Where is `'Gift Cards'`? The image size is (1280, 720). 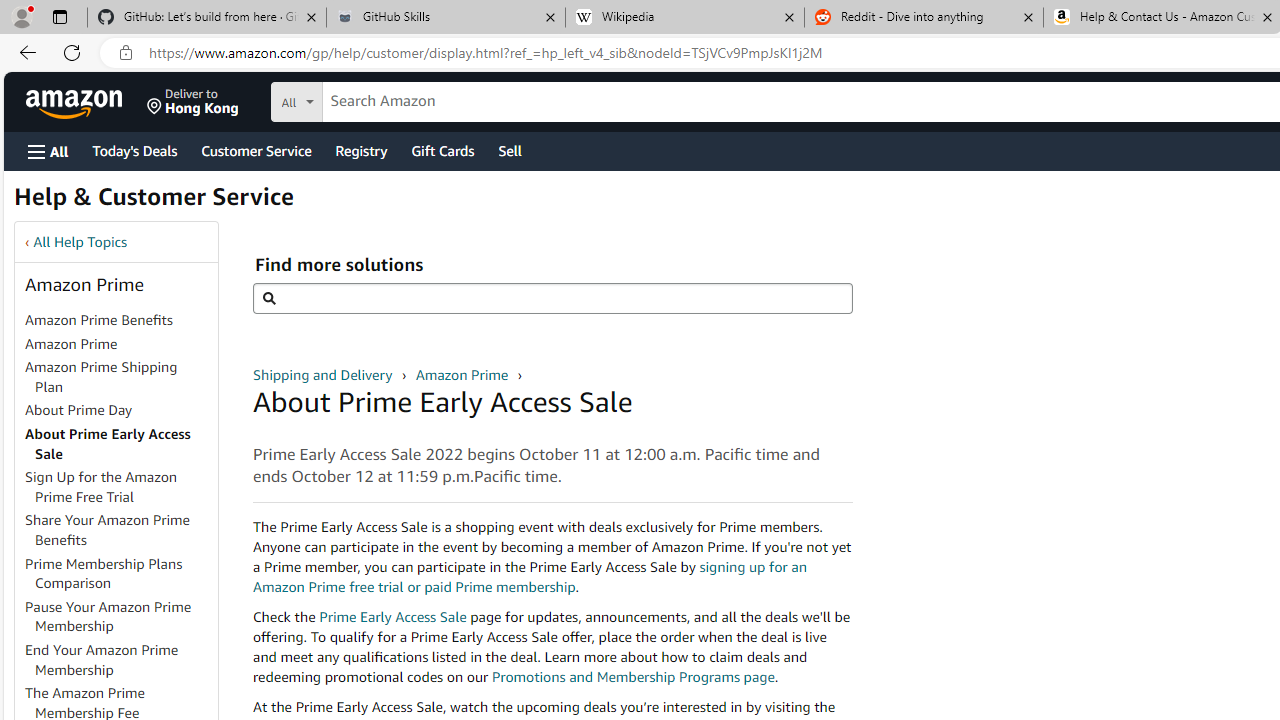 'Gift Cards' is located at coordinates (441, 149).